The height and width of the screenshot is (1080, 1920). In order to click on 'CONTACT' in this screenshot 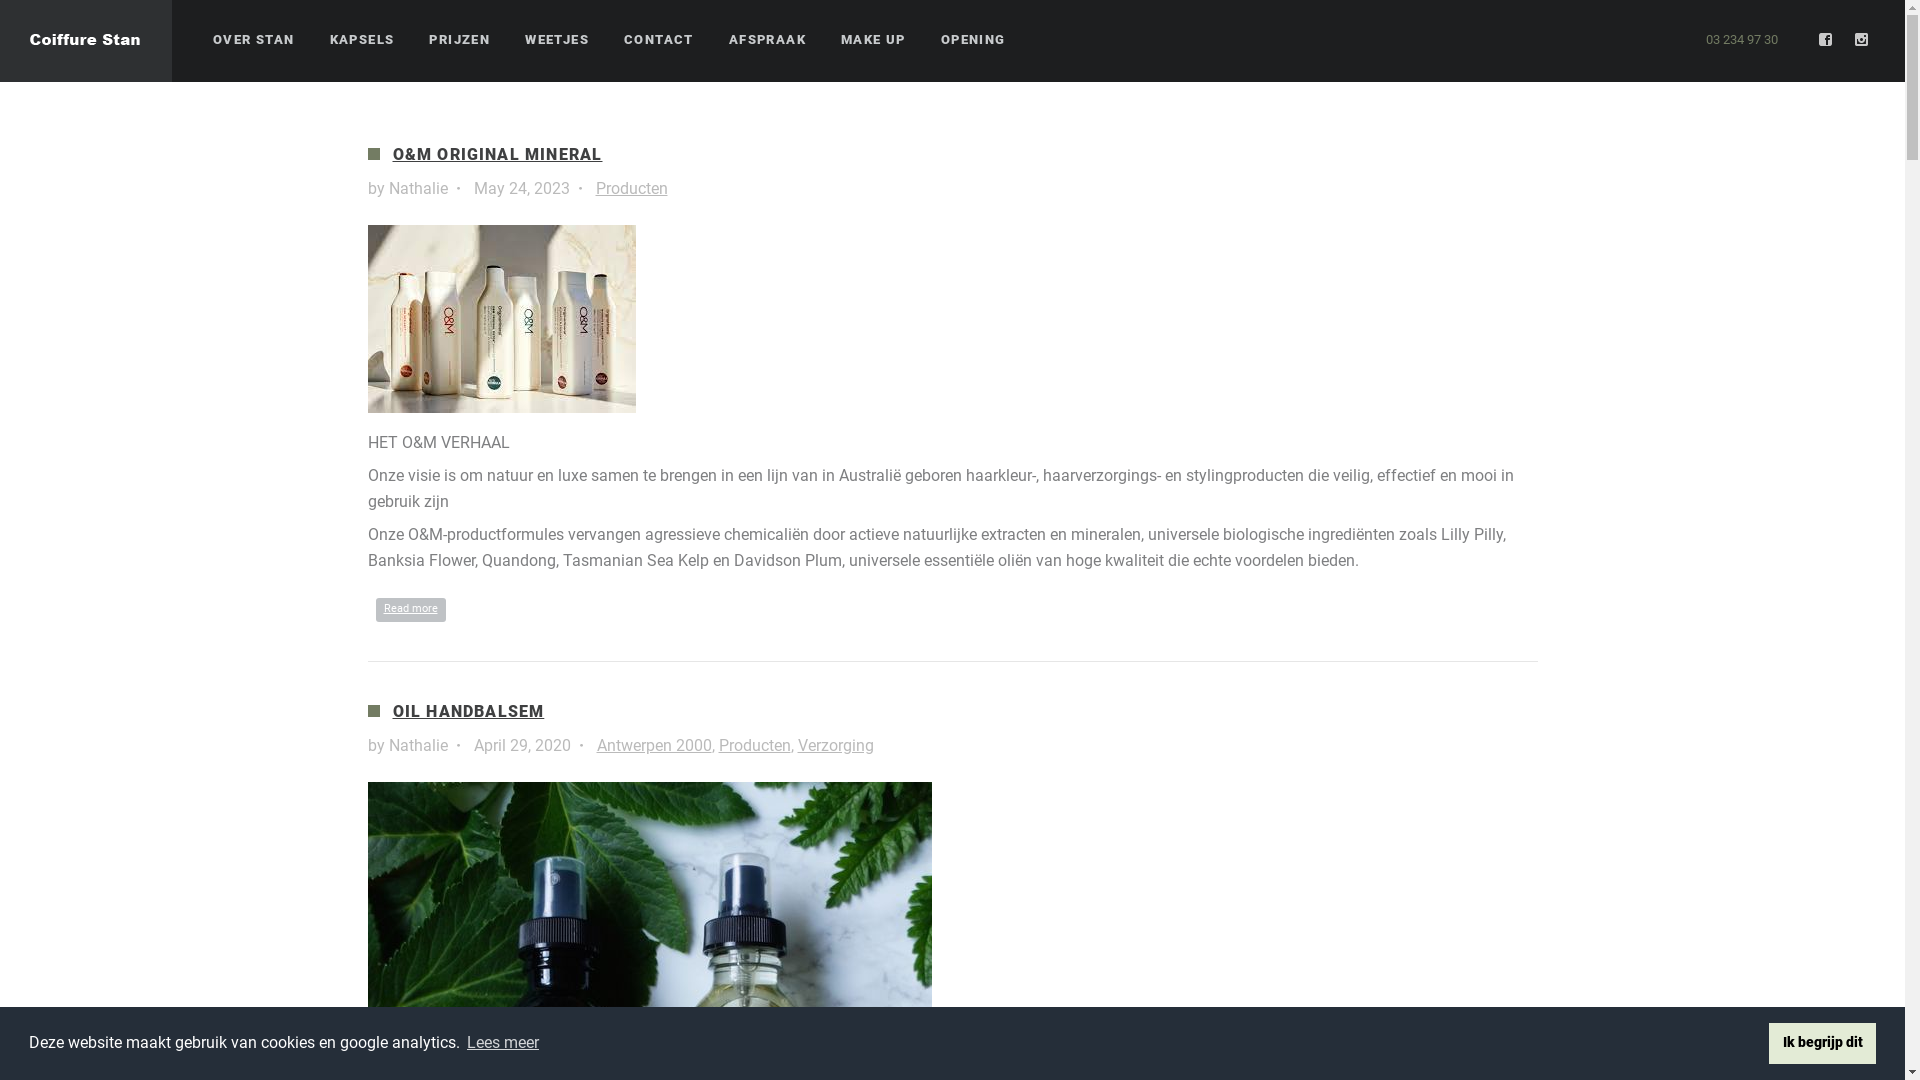, I will do `click(658, 40)`.